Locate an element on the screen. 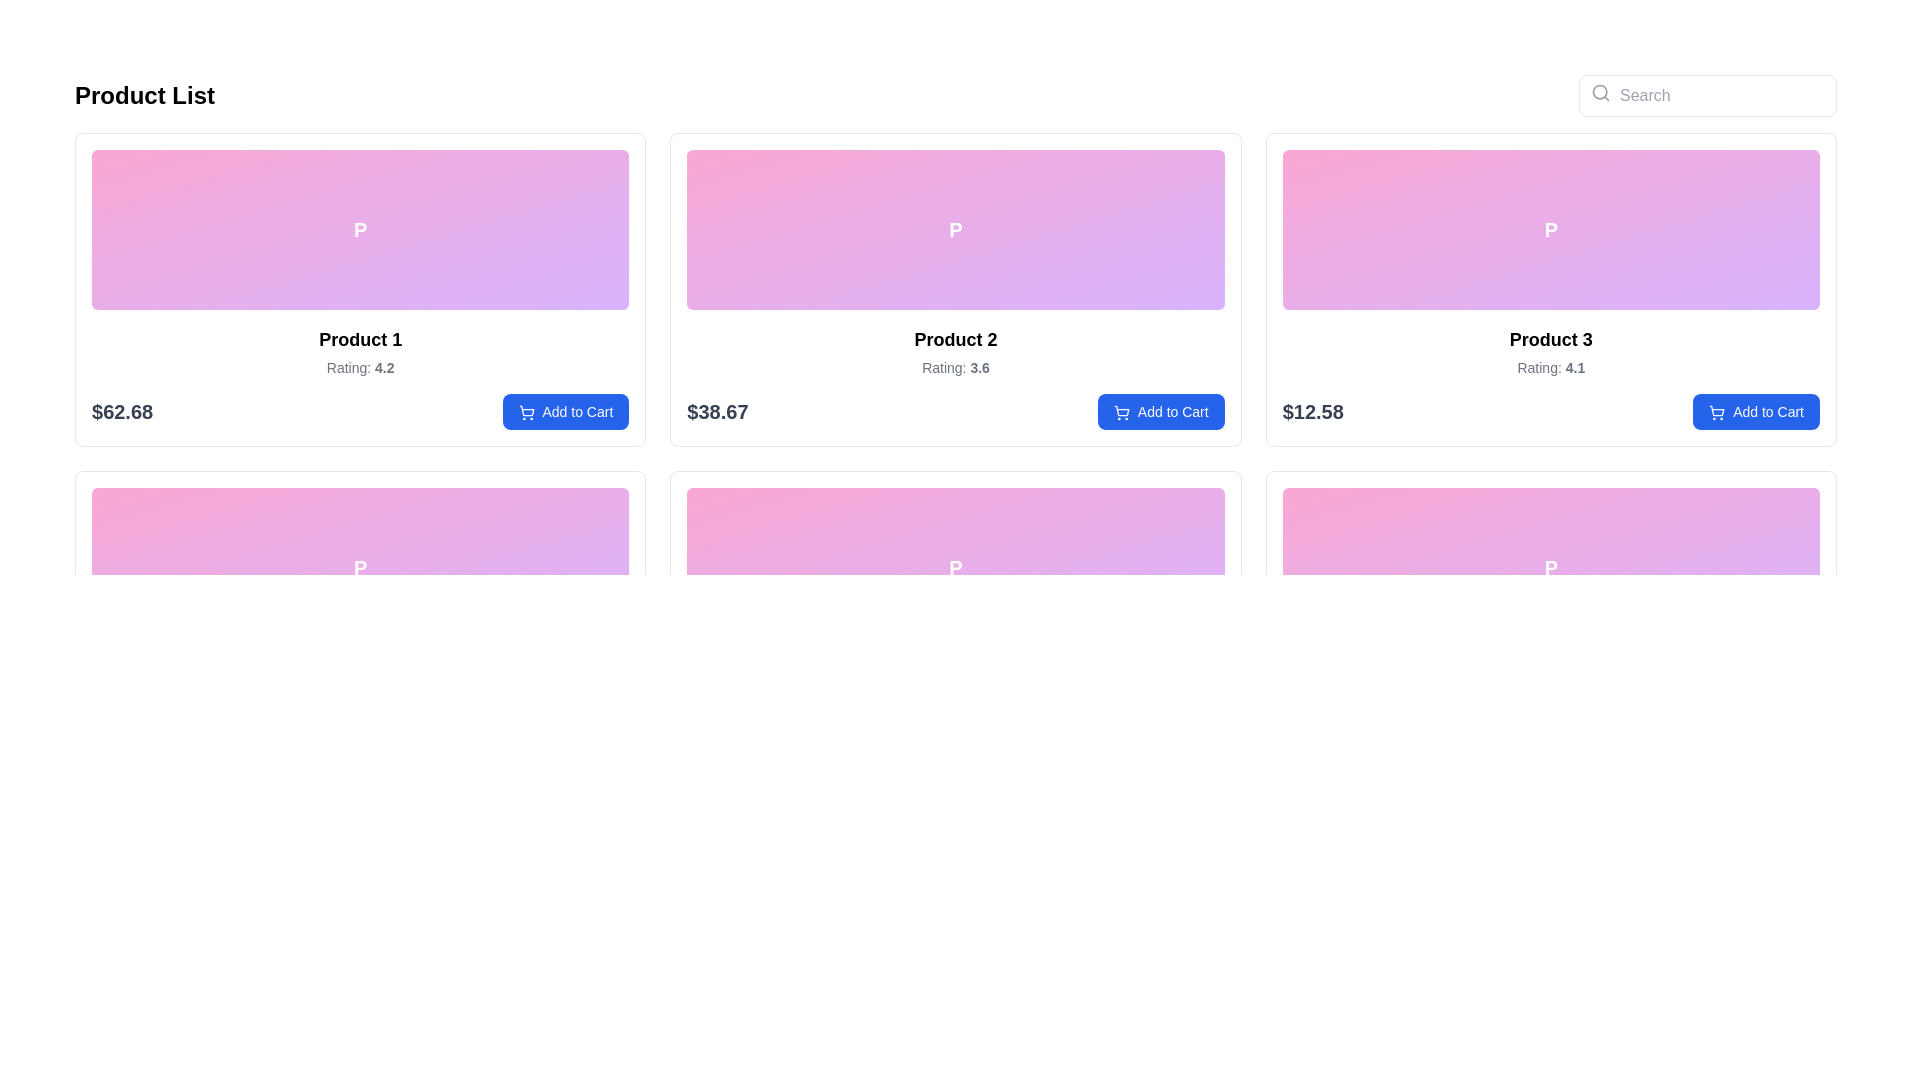 The width and height of the screenshot is (1920, 1080). product information displayed in the Composite UI element located at the top-left corner of the grid, which includes the product name, rating, and price is located at coordinates (360, 289).